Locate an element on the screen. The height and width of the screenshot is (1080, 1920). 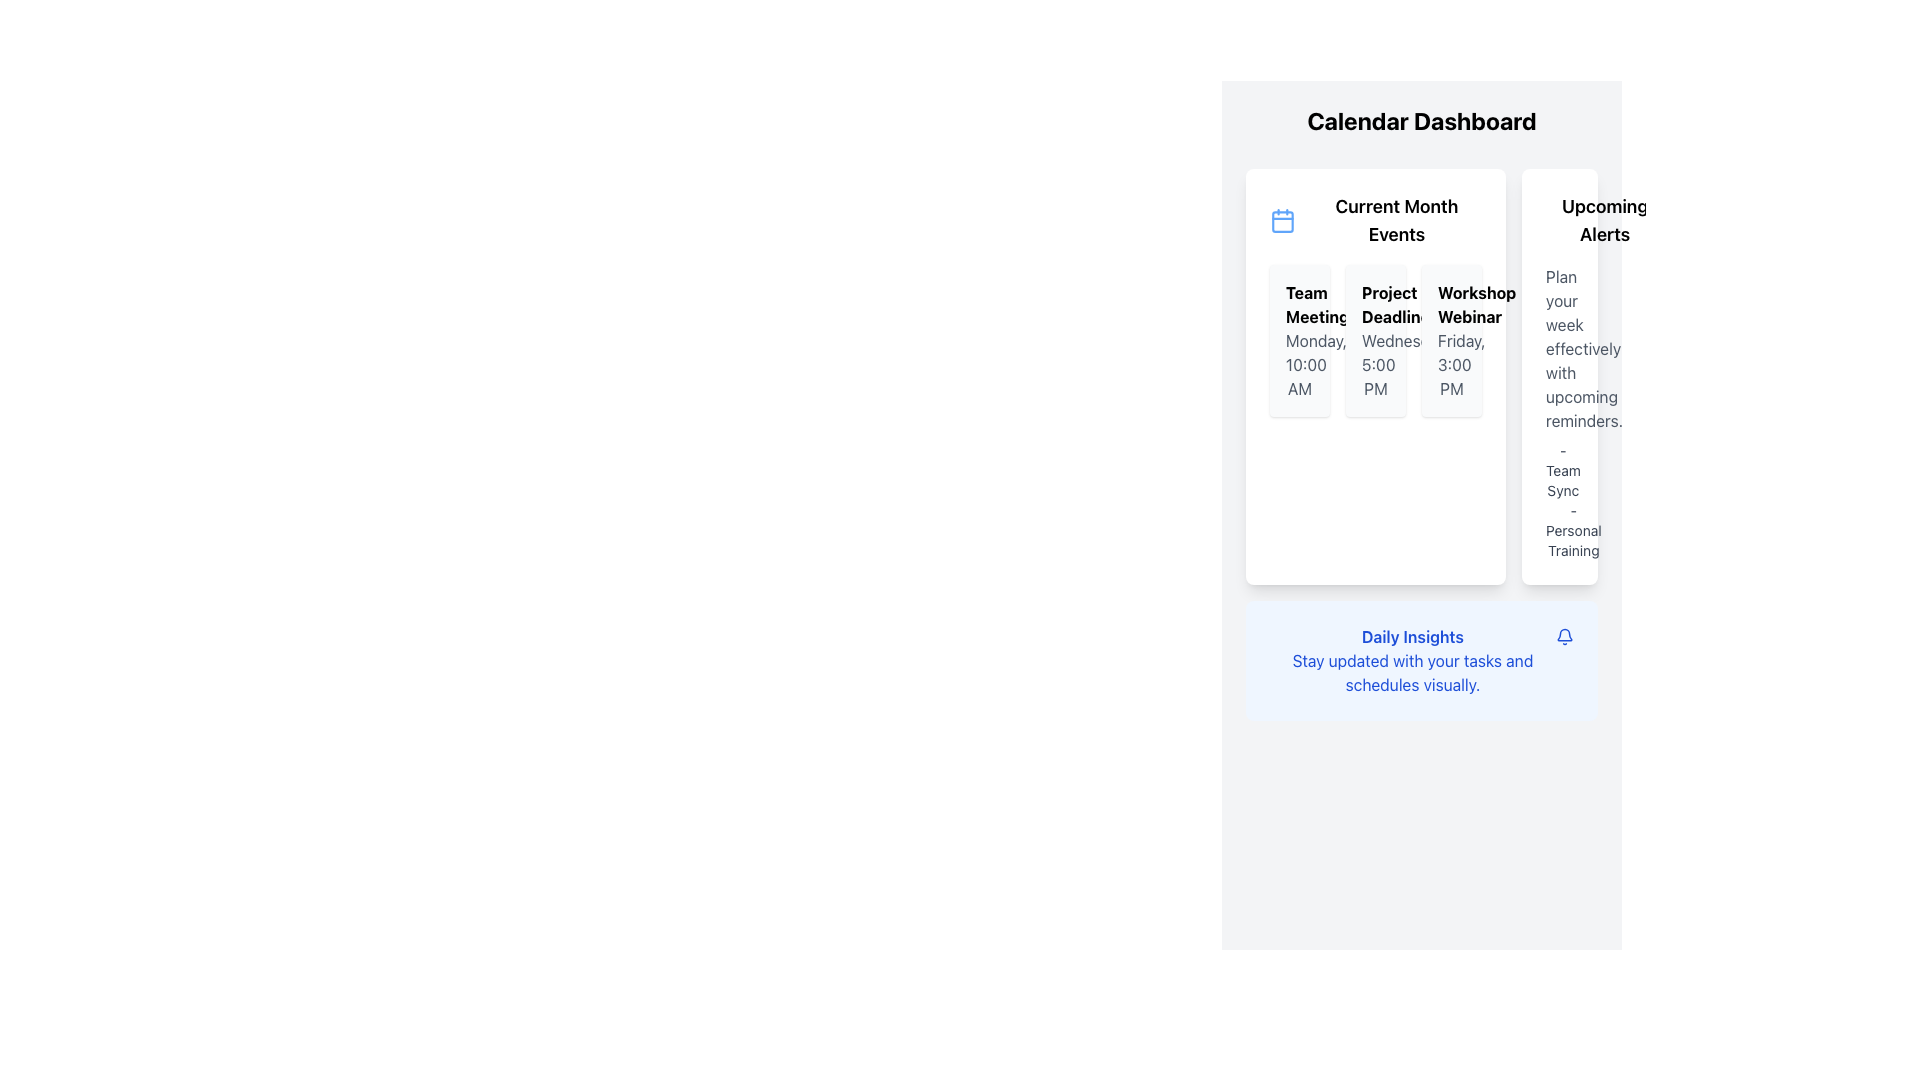
the bold text label reading 'Project Deadline', which is located in the middle column of the 'Current Month Events' section, positioned above the smaller text indicating date and time is located at coordinates (1375, 304).